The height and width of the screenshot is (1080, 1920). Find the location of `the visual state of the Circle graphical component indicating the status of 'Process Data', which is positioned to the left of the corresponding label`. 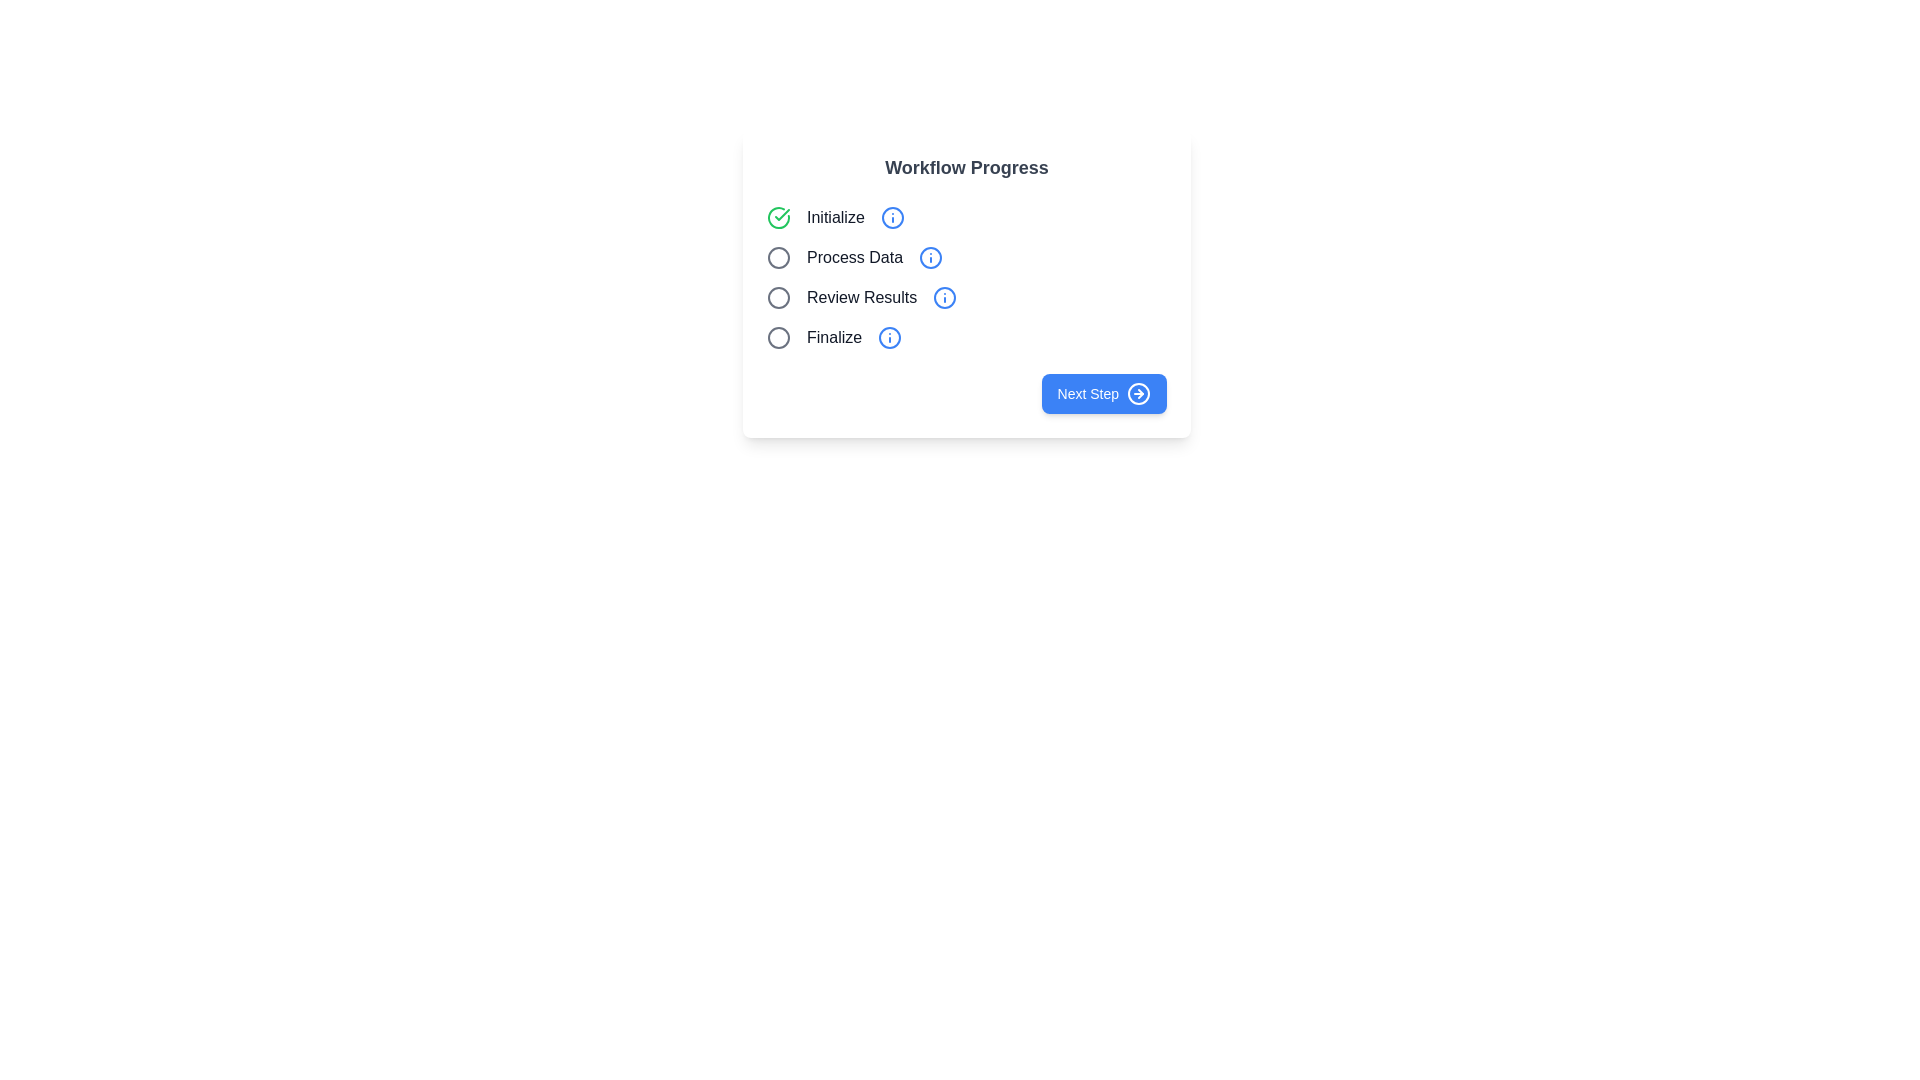

the visual state of the Circle graphical component indicating the status of 'Process Data', which is positioned to the left of the corresponding label is located at coordinates (777, 257).